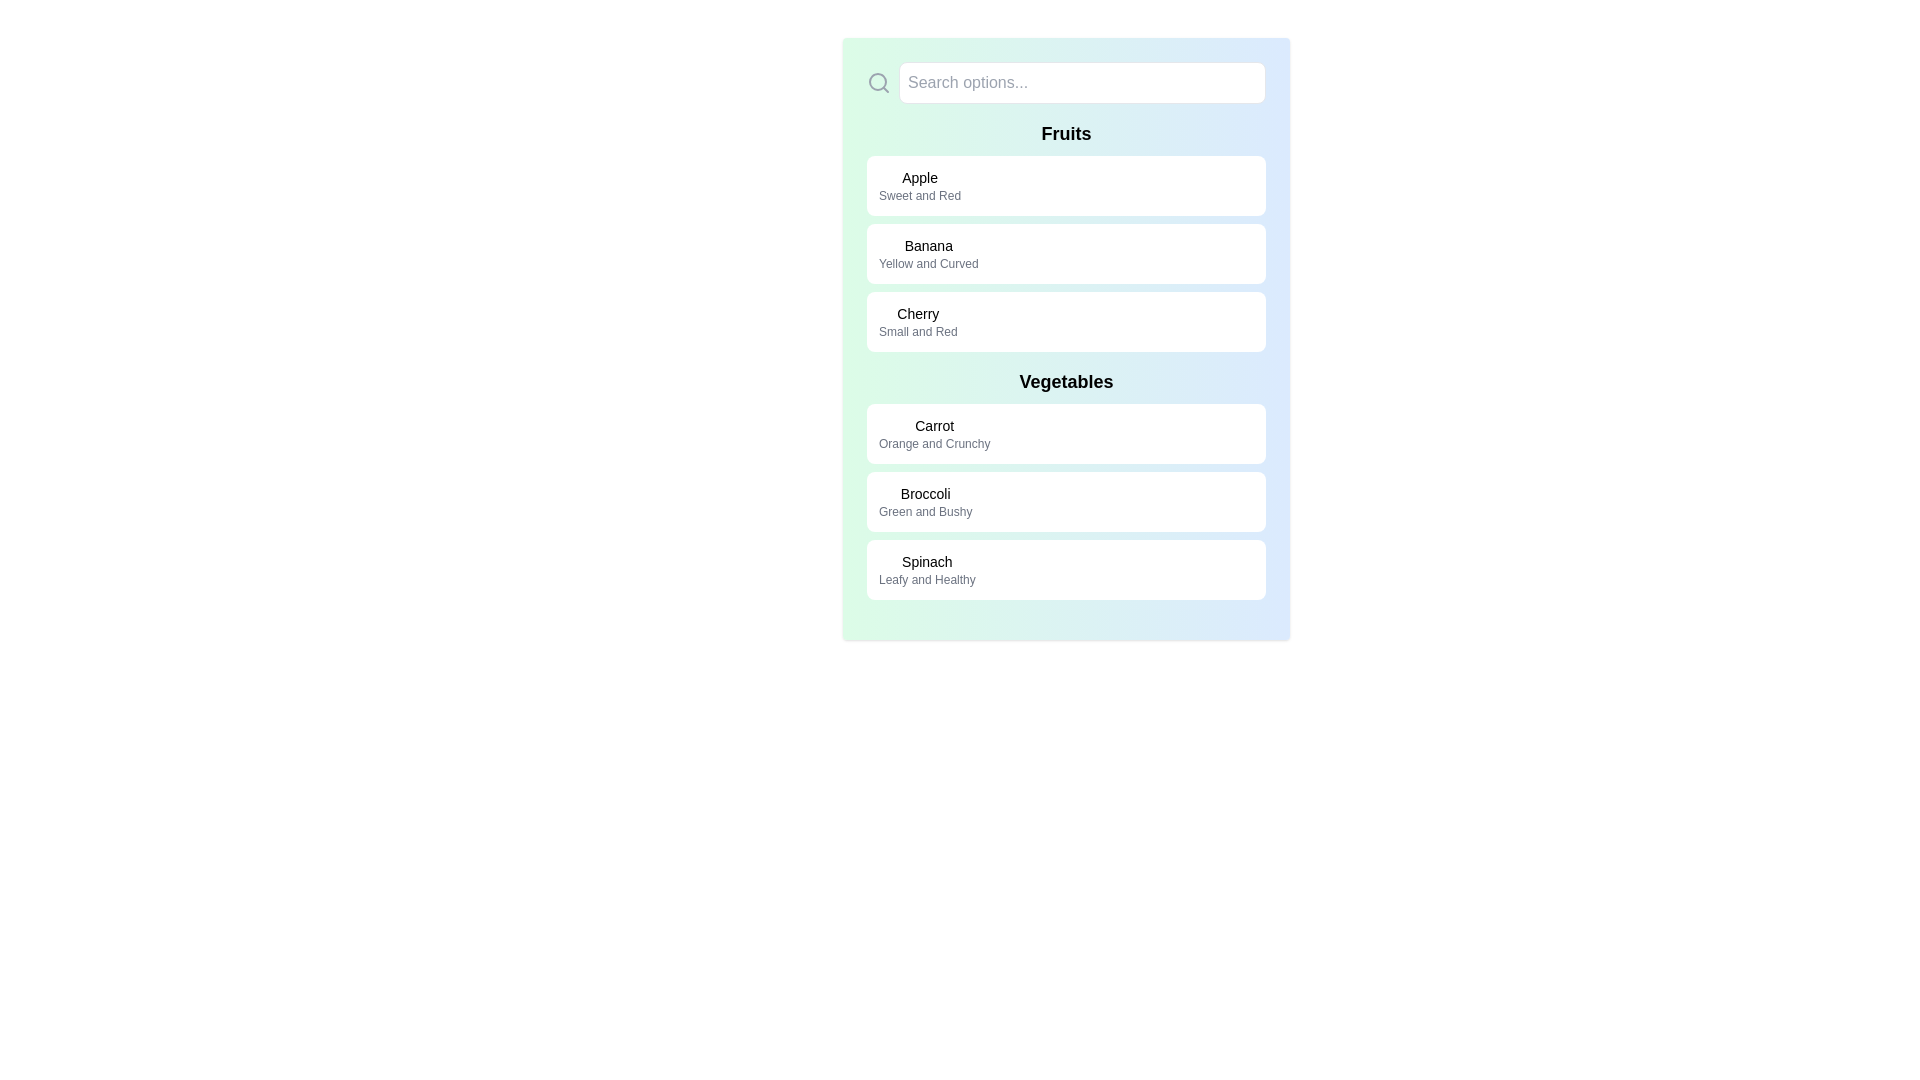 Image resolution: width=1920 pixels, height=1080 pixels. What do you see at coordinates (917, 320) in the screenshot?
I see `on the informational text block displaying 'Cherry' in bold, which is located in the third row of the 'Fruits' list` at bounding box center [917, 320].